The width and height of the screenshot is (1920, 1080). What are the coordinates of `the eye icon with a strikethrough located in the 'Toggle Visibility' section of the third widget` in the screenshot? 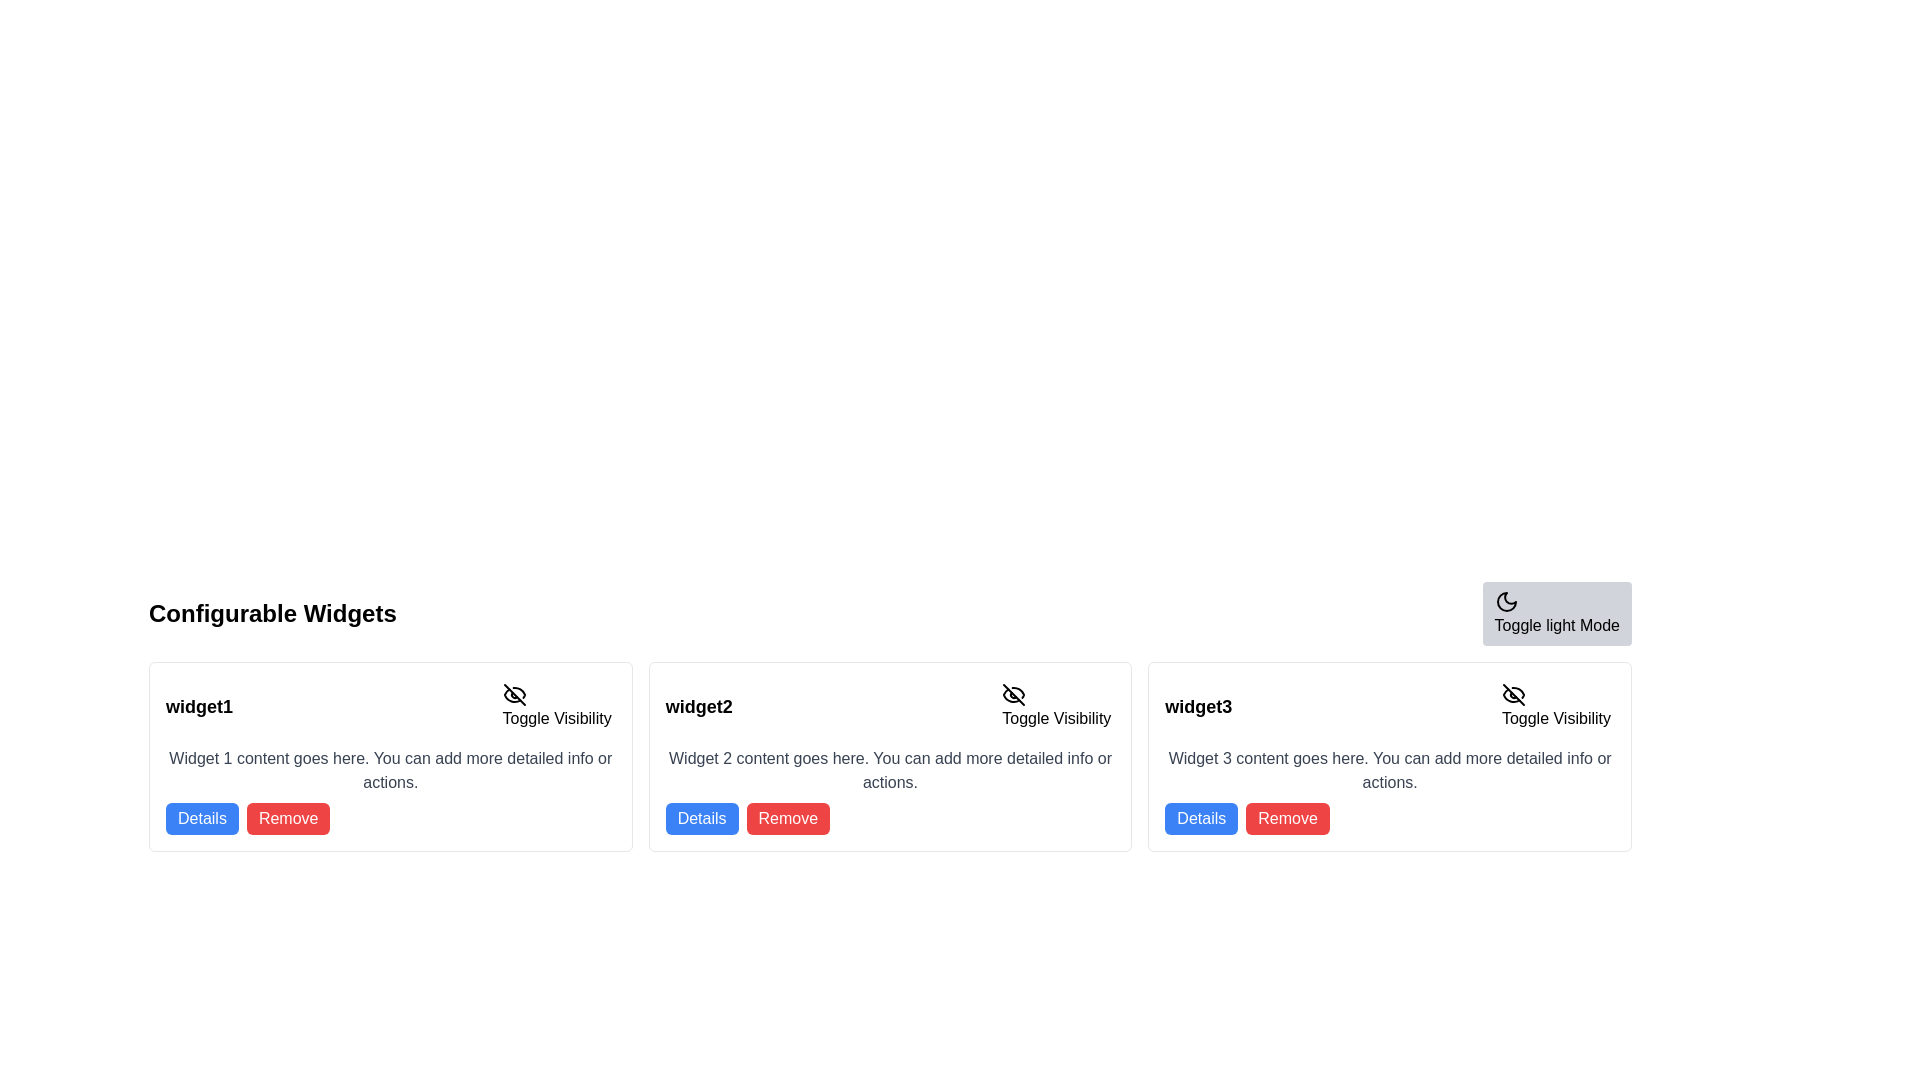 It's located at (1513, 693).